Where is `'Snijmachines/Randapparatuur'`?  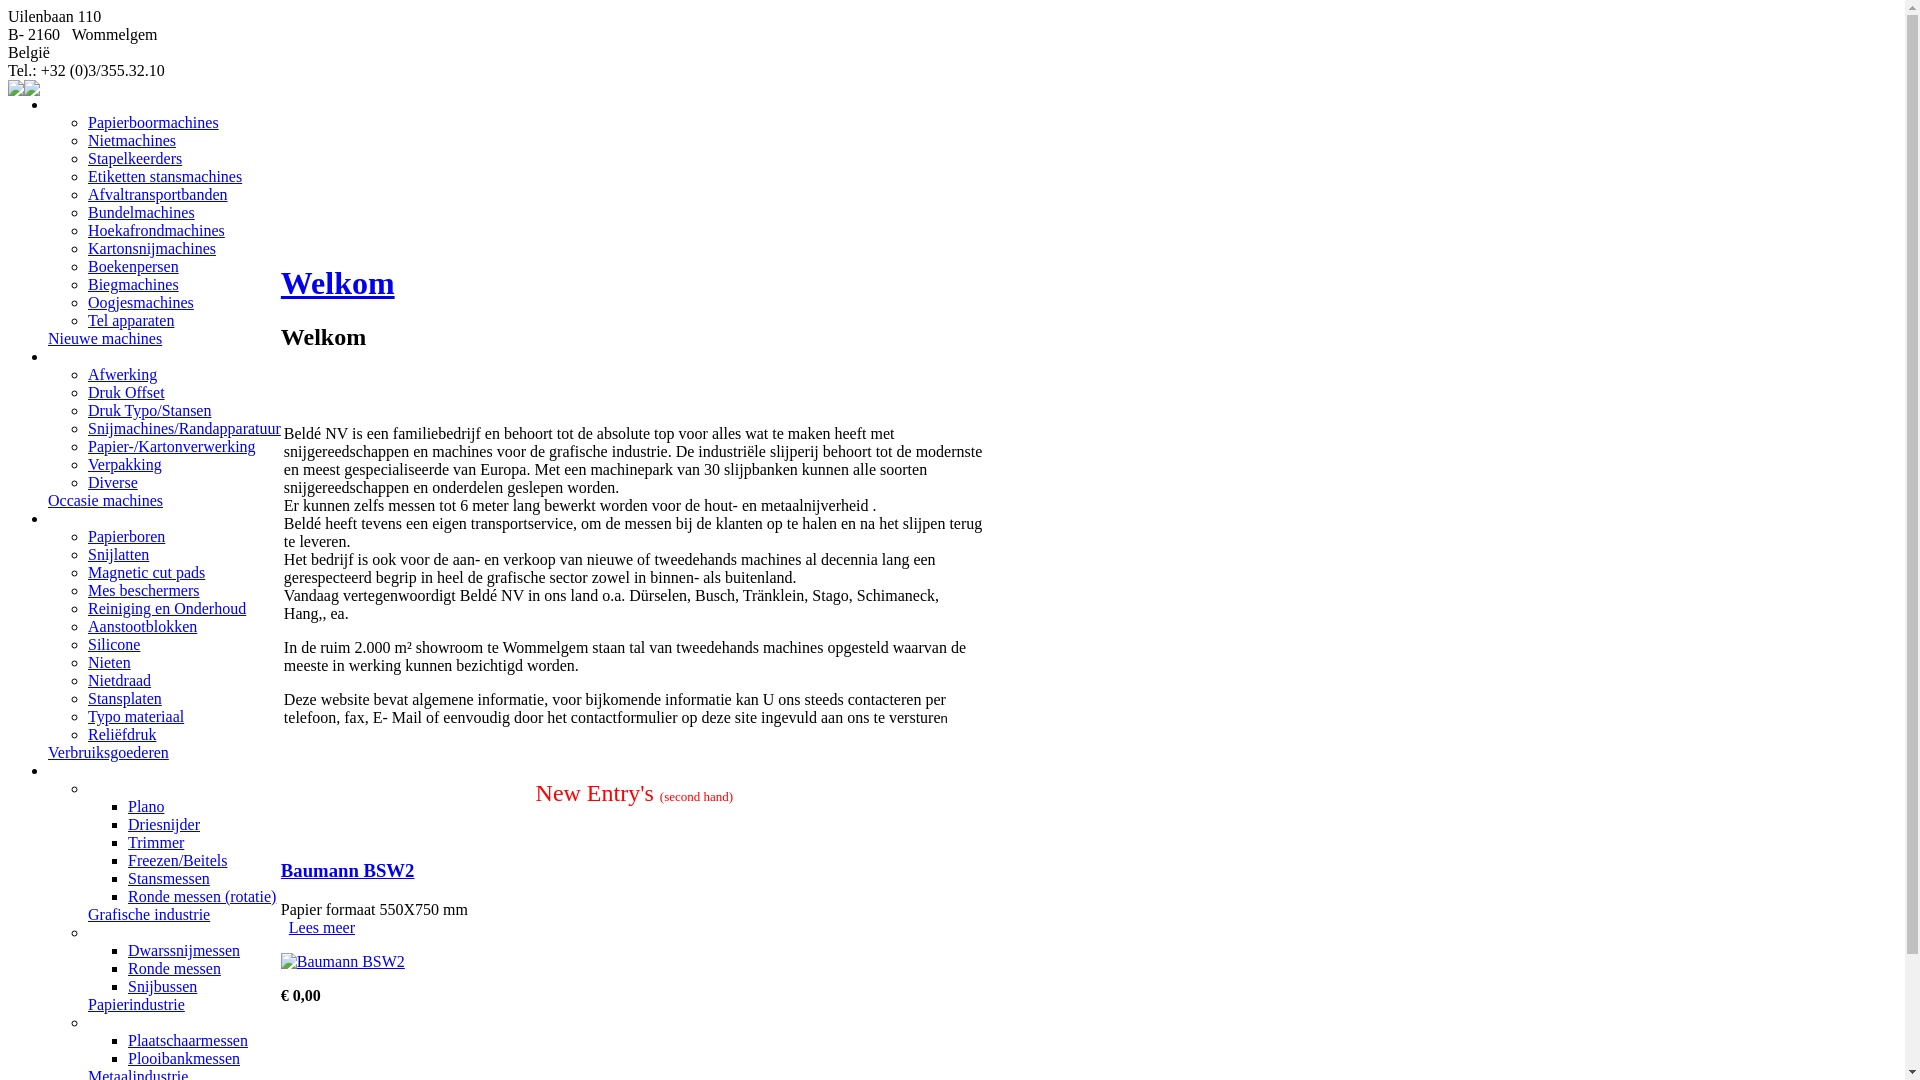
'Snijmachines/Randapparatuur' is located at coordinates (184, 427).